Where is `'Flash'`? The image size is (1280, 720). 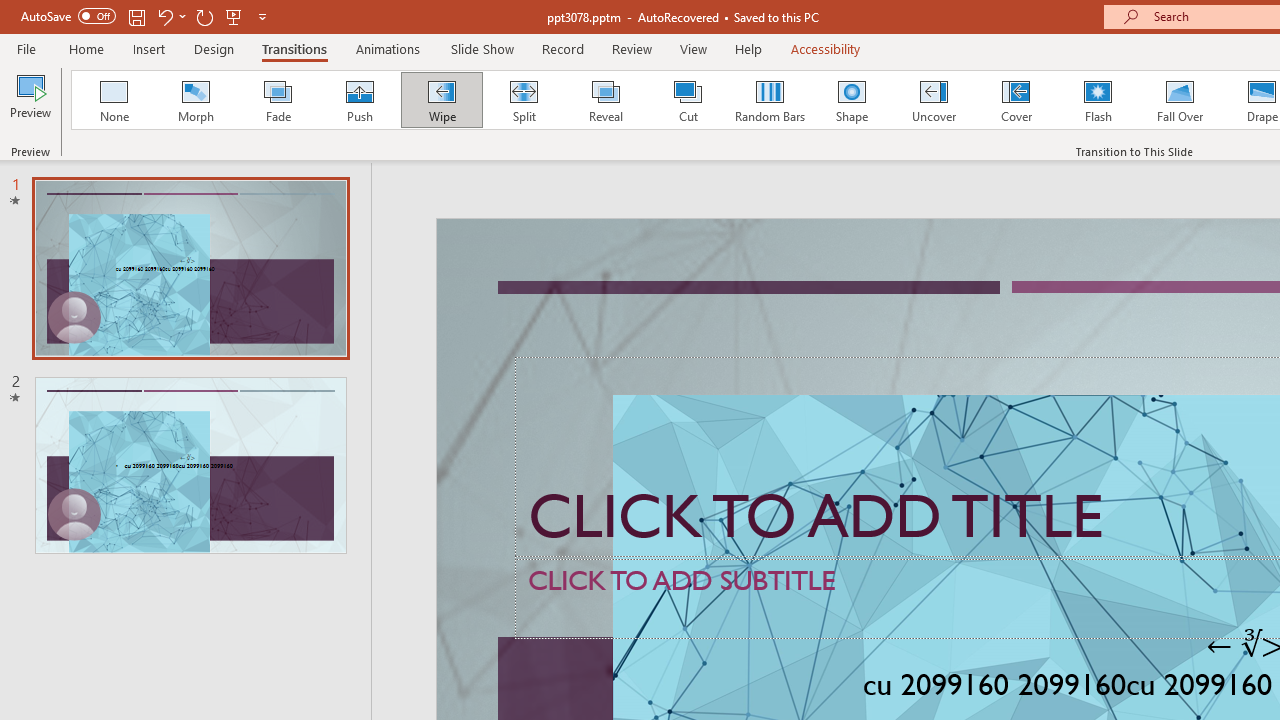
'Flash' is located at coordinates (1097, 100).